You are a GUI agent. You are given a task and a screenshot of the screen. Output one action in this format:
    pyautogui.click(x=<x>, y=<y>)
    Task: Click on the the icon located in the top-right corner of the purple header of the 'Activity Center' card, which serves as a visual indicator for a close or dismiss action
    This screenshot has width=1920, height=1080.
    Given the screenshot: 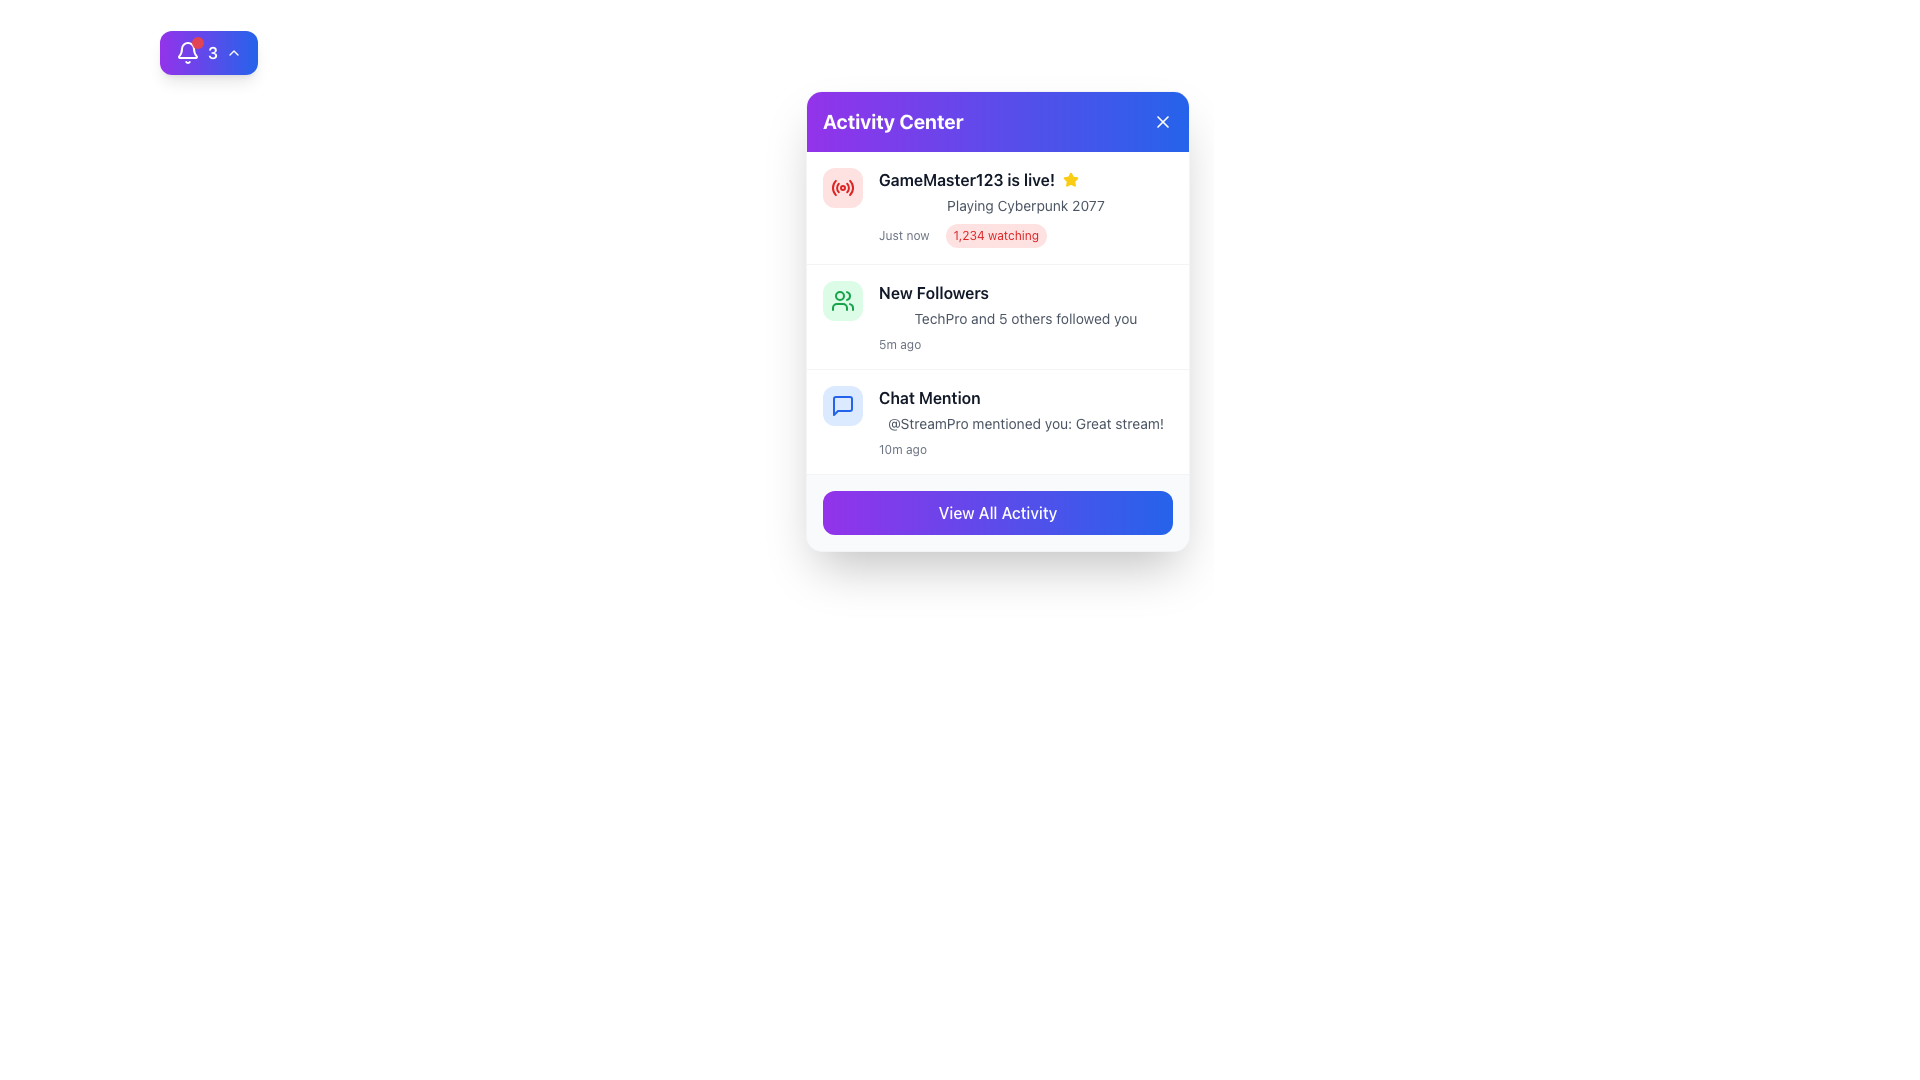 What is the action you would take?
    pyautogui.click(x=1162, y=122)
    